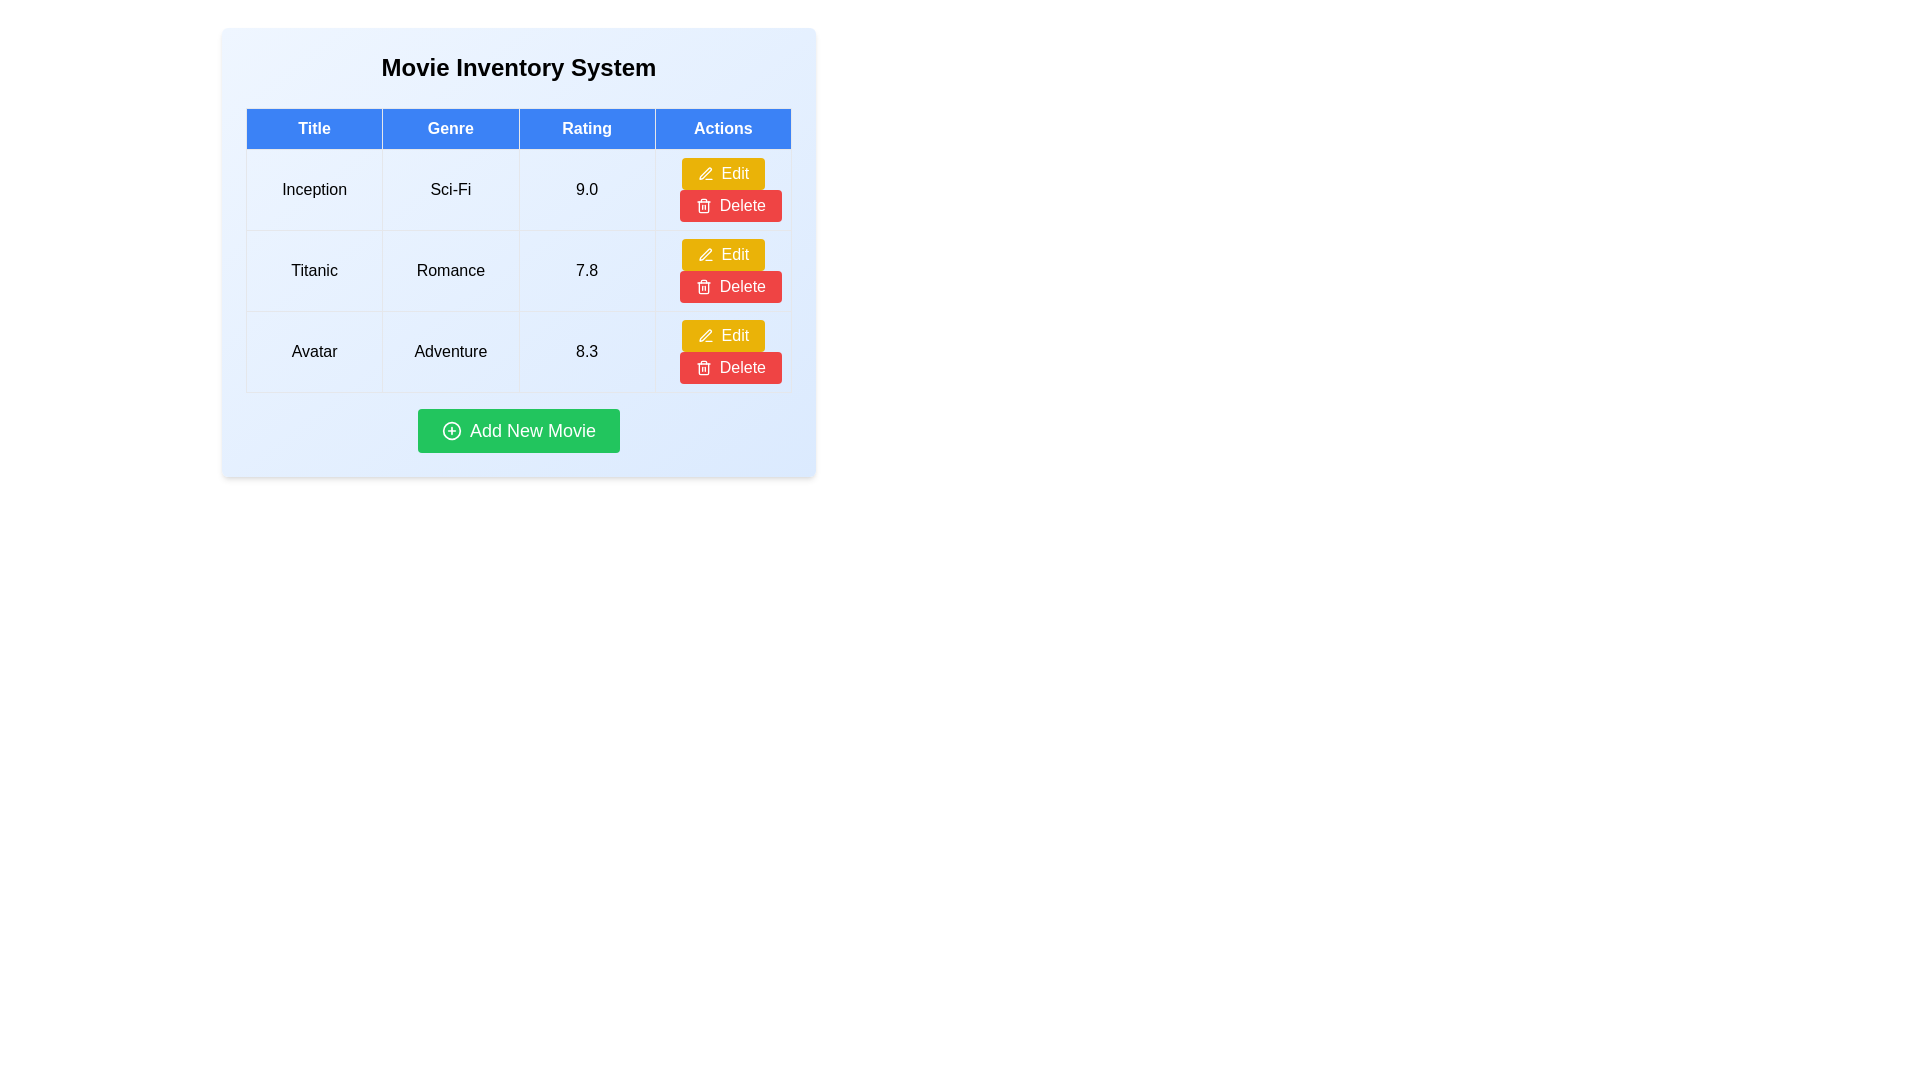  What do you see at coordinates (703, 205) in the screenshot?
I see `the 'Delete' icon located in the 'Actions' column of the third row of the table` at bounding box center [703, 205].